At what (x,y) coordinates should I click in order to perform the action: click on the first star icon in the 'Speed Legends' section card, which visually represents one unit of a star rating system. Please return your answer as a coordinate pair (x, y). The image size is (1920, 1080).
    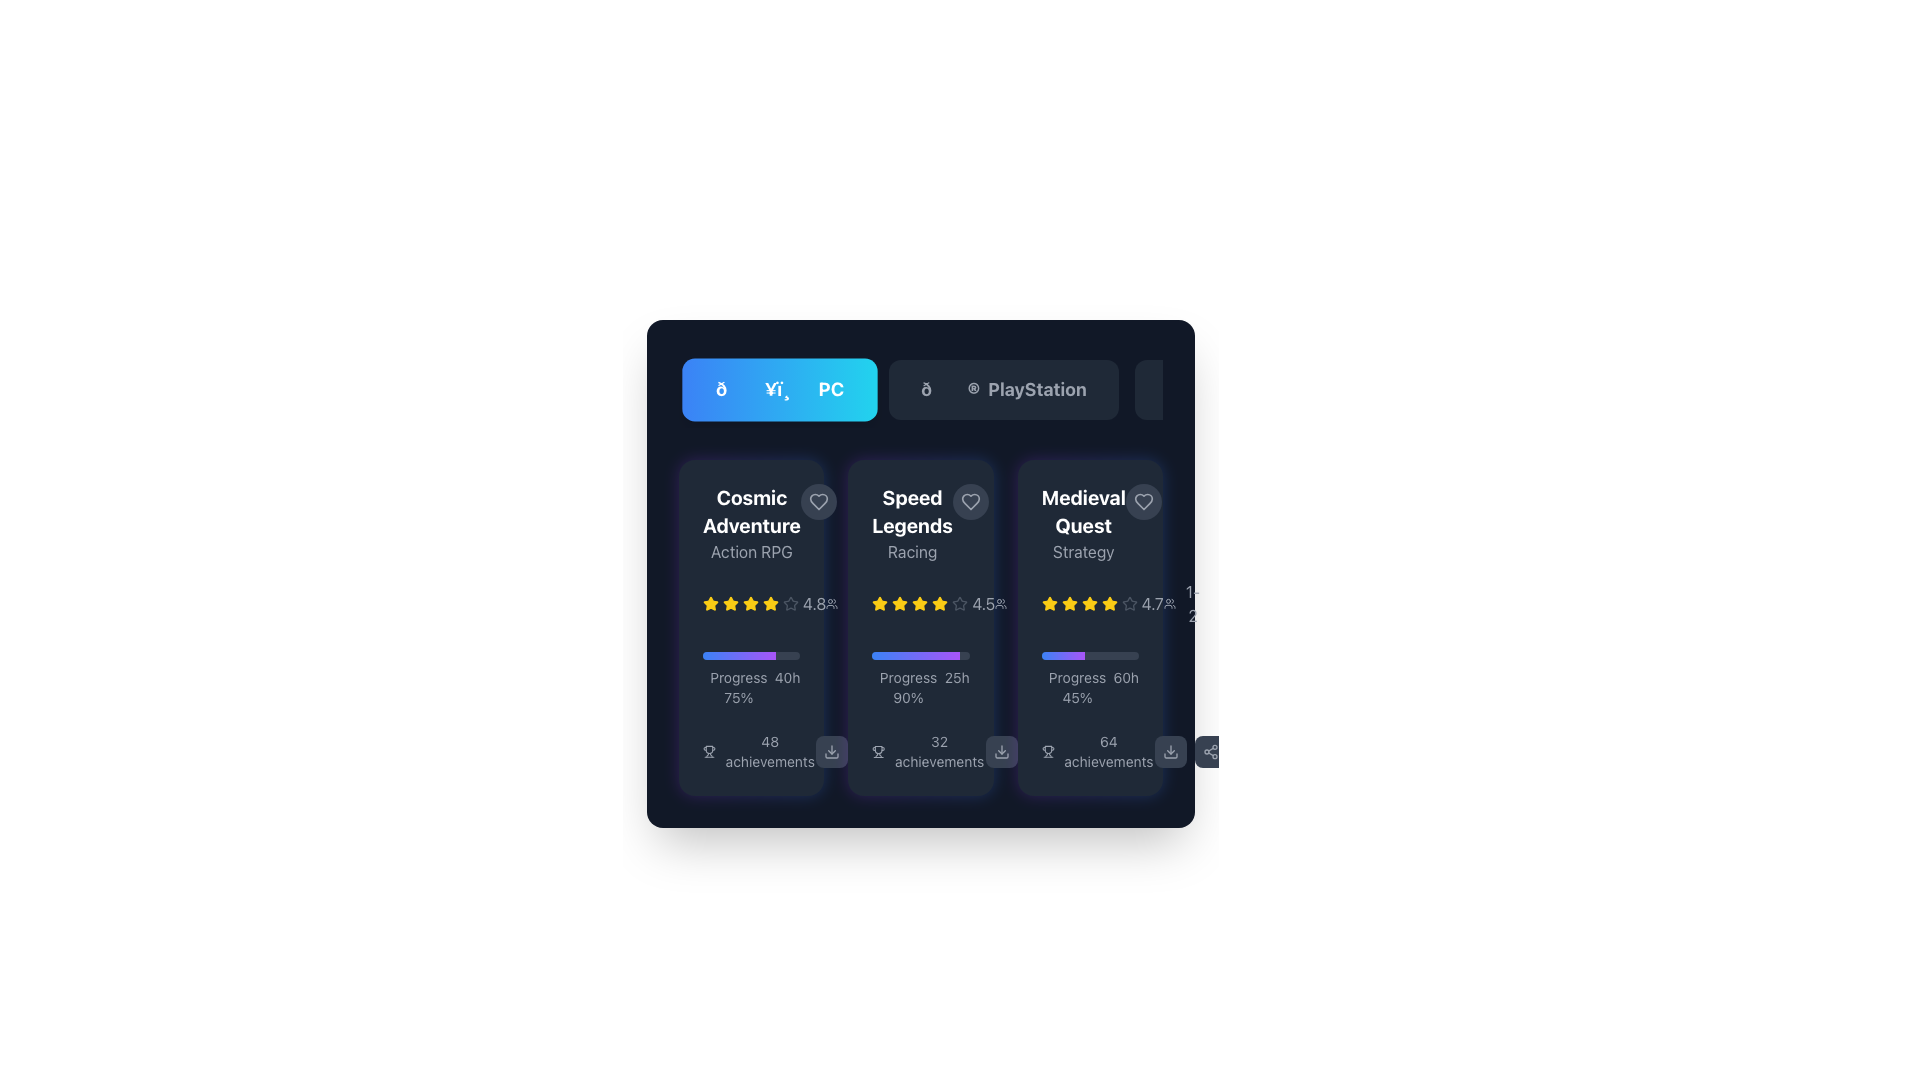
    Looking at the image, I should click on (880, 603).